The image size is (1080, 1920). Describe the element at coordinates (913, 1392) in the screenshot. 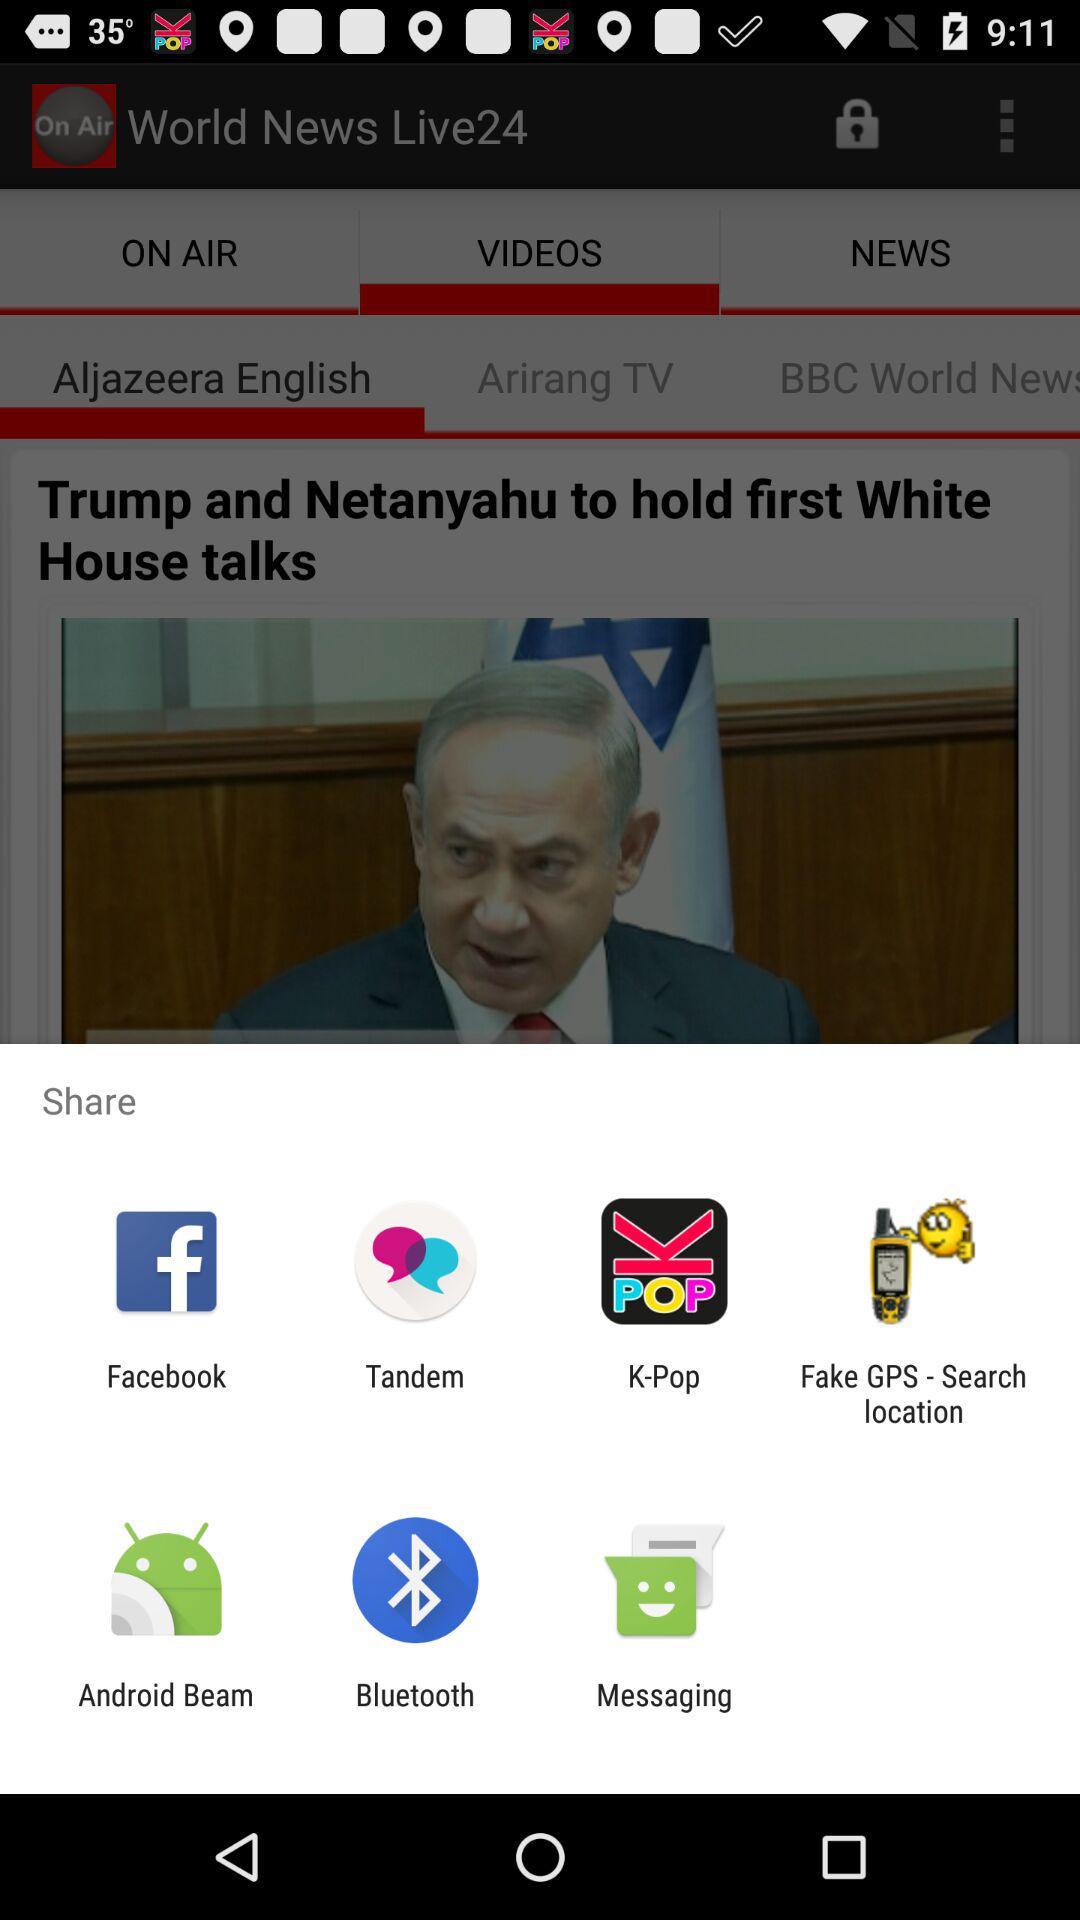

I see `fake gps search item` at that location.